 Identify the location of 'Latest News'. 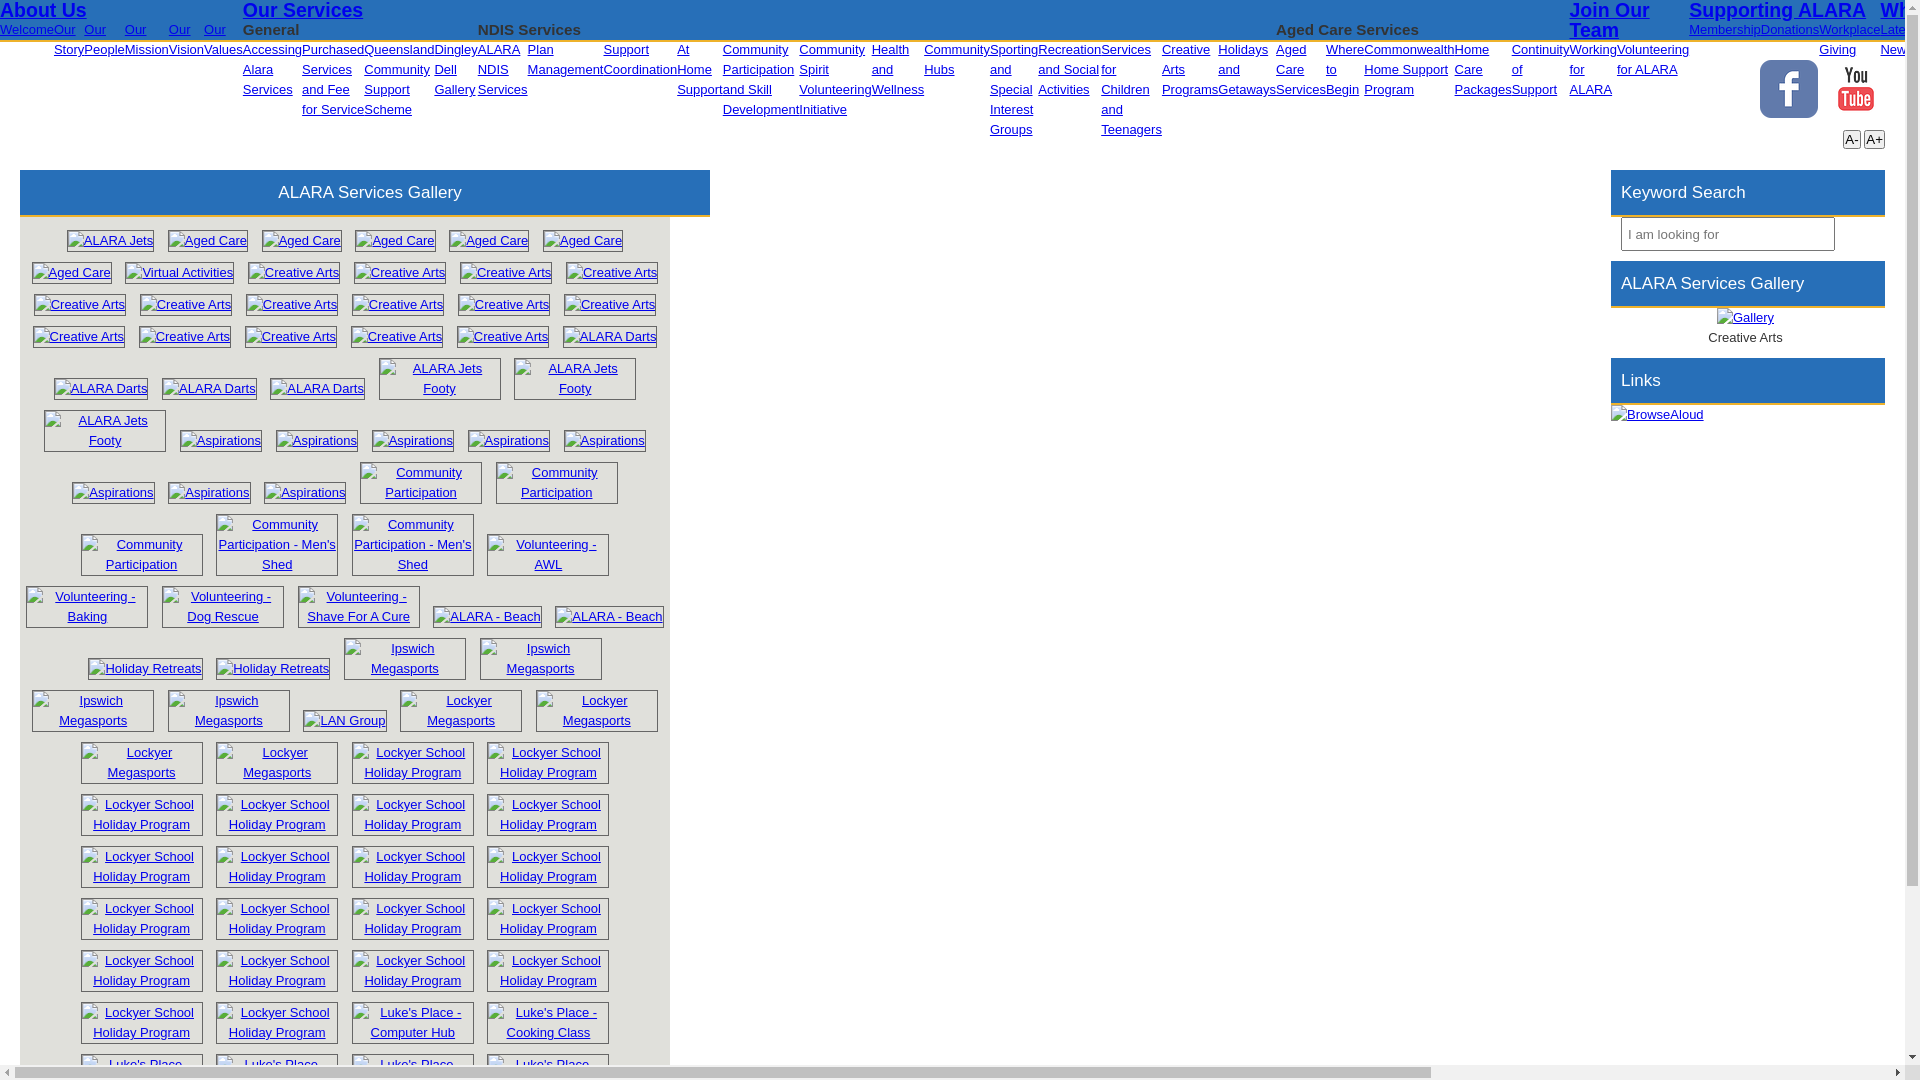
(1879, 39).